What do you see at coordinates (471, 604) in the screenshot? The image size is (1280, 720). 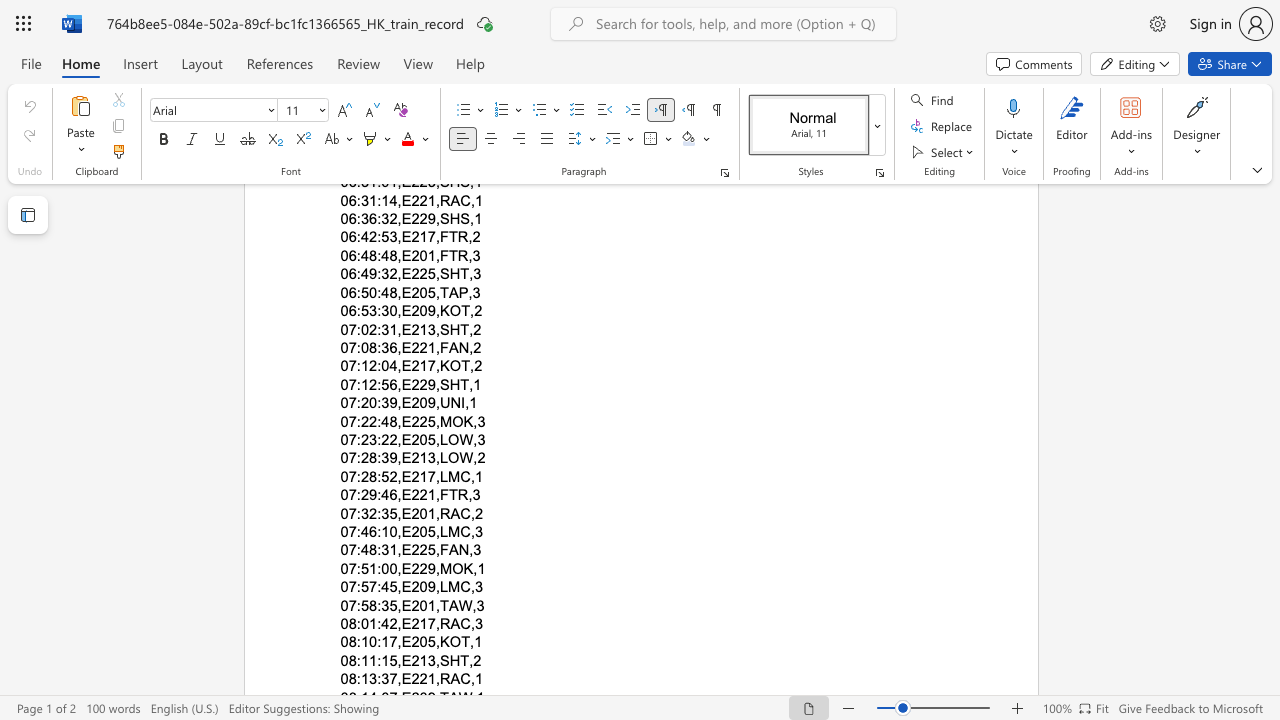 I see `the subset text ",3" within the text "07:58:35,E201,TAW,3"` at bounding box center [471, 604].